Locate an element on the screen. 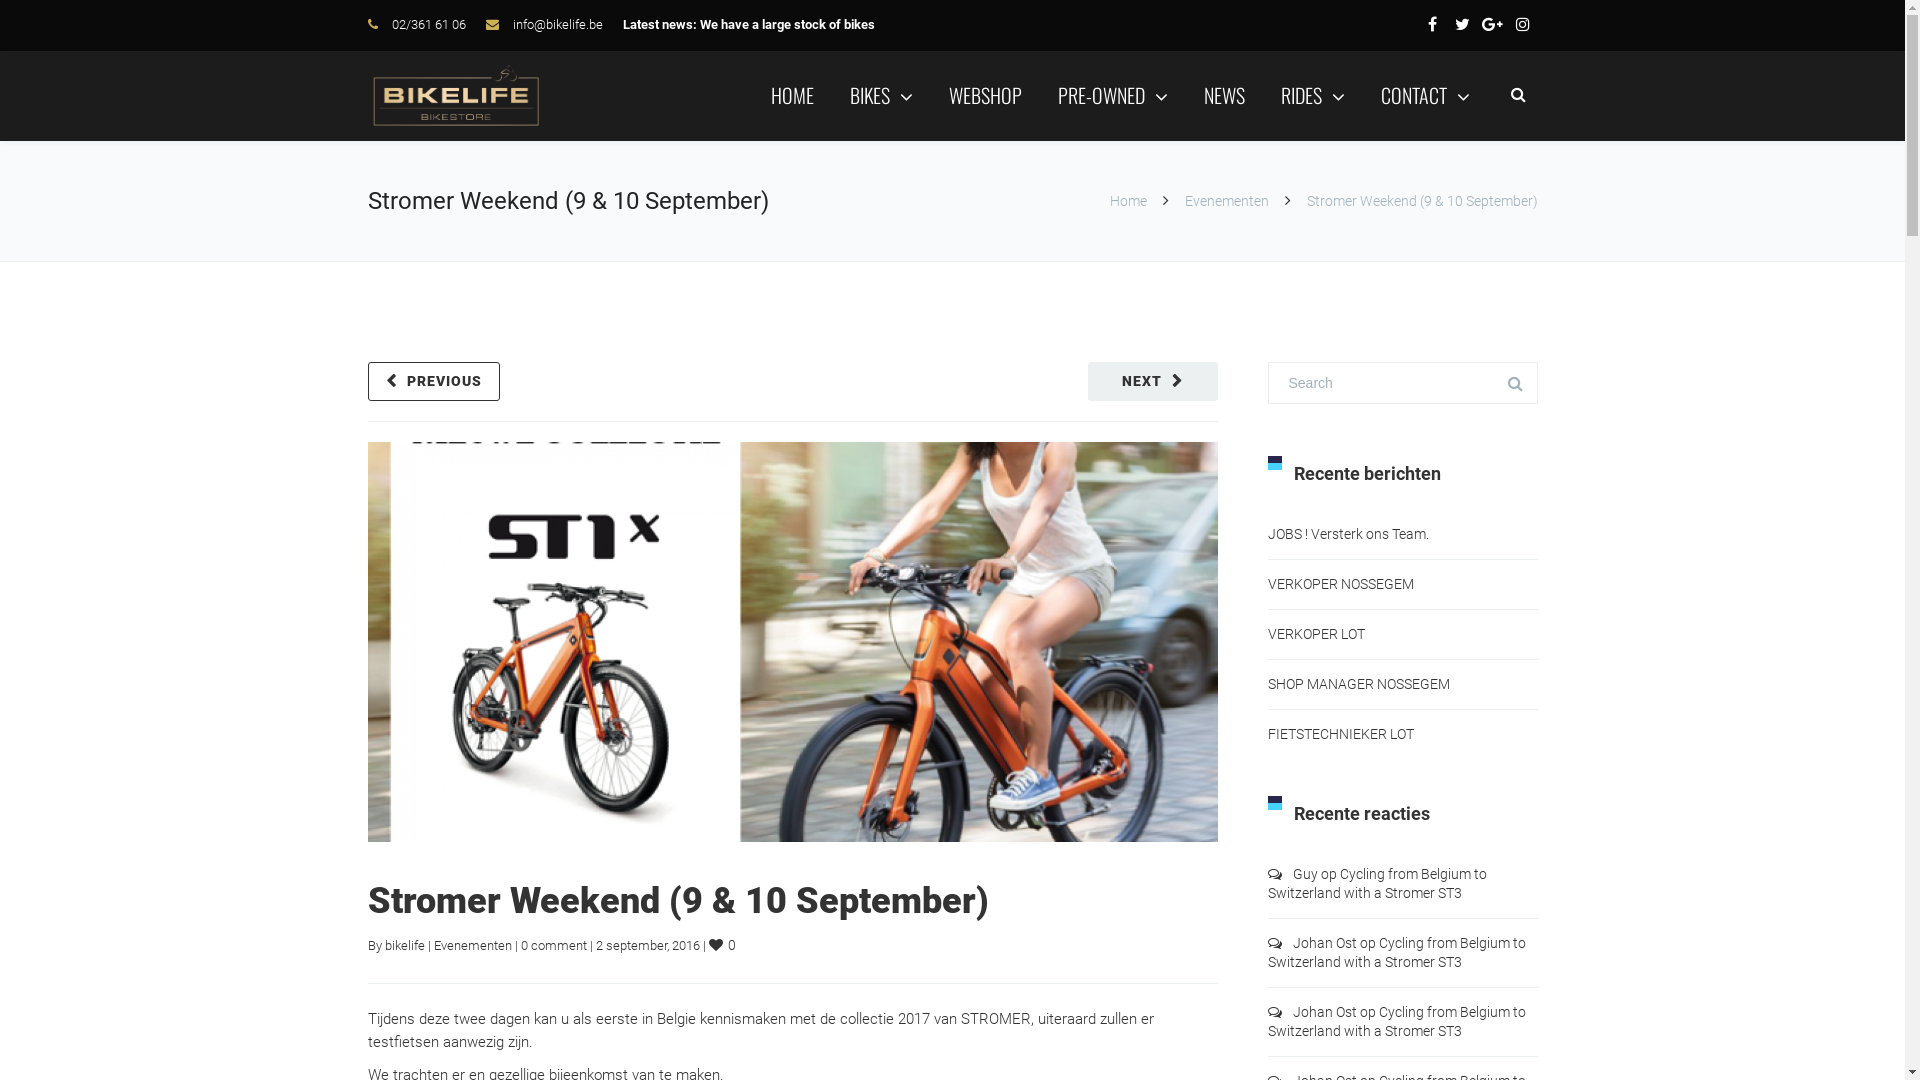 The image size is (1920, 1080). 'PREVIOUS' is located at coordinates (368, 381).